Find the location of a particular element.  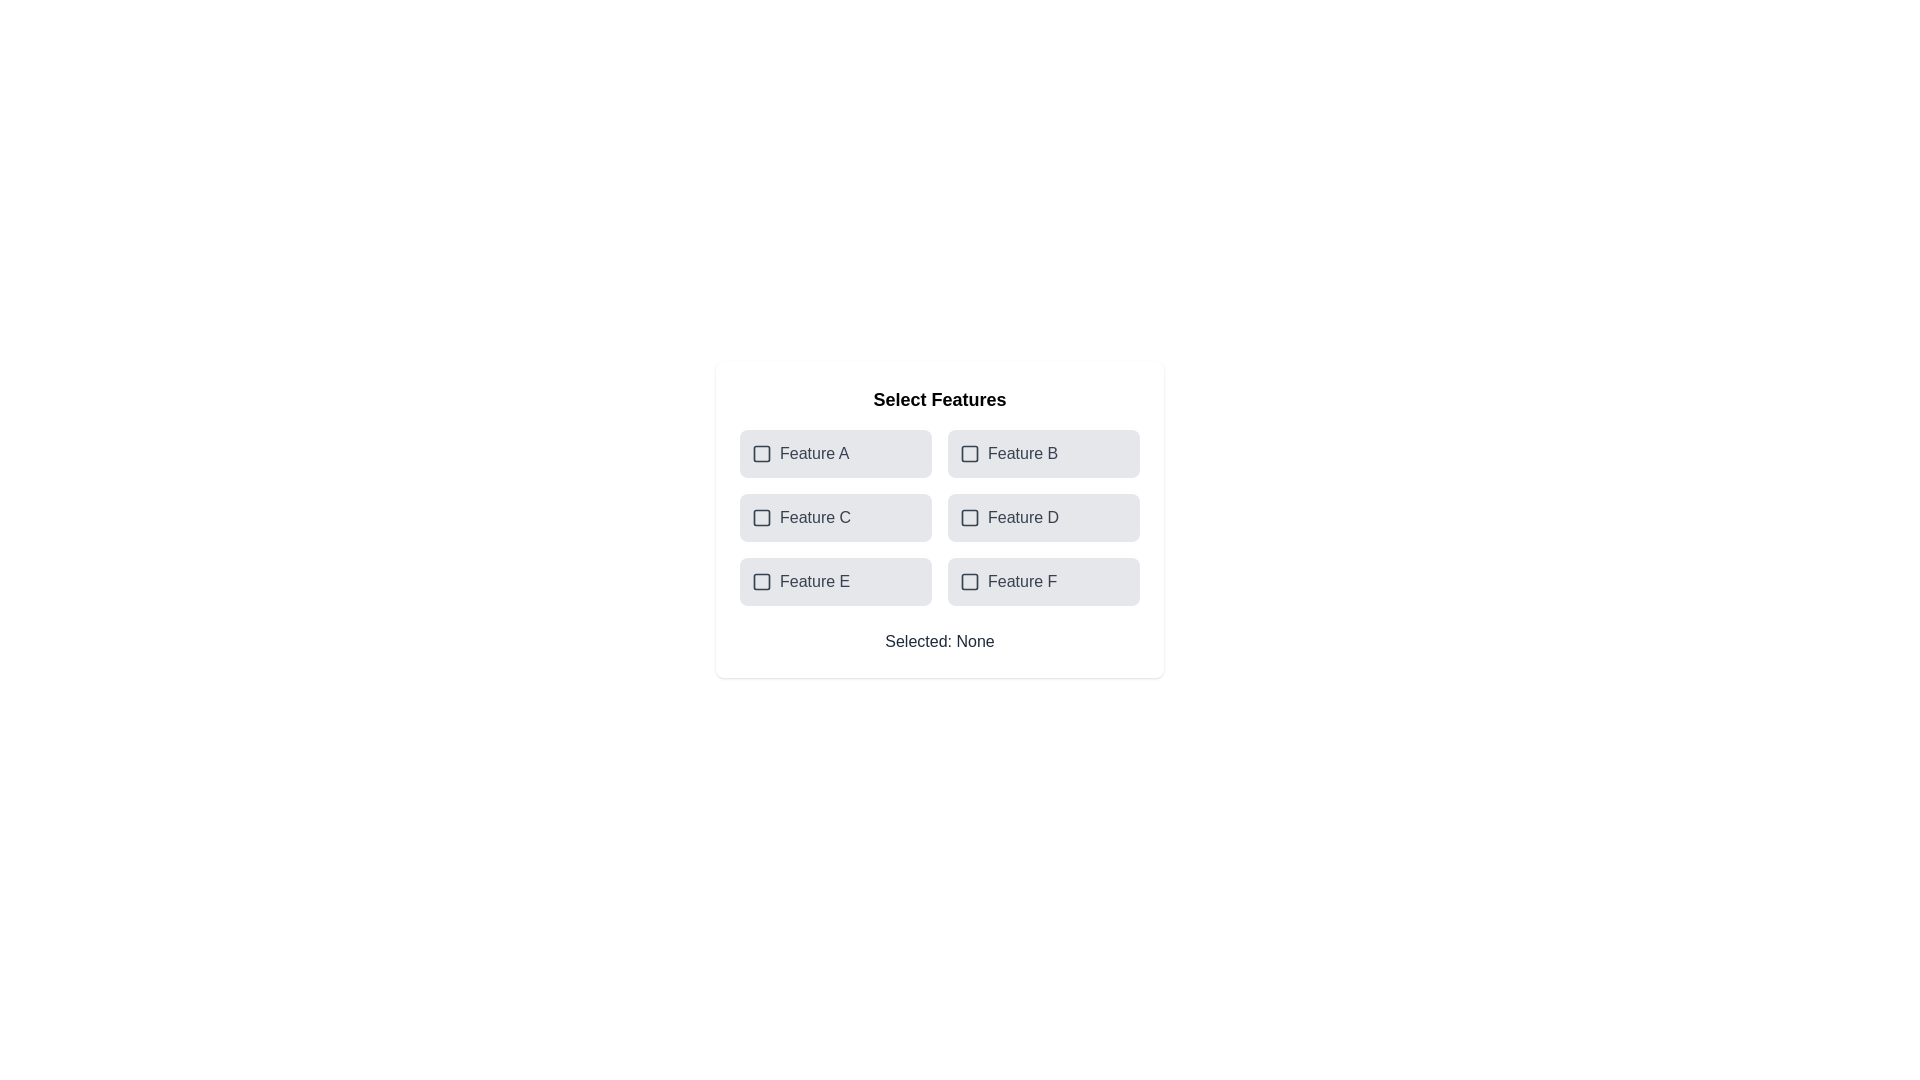

the red Checkbox located in the left column beside the label 'Feature C' in the third row of the grid is located at coordinates (761, 516).